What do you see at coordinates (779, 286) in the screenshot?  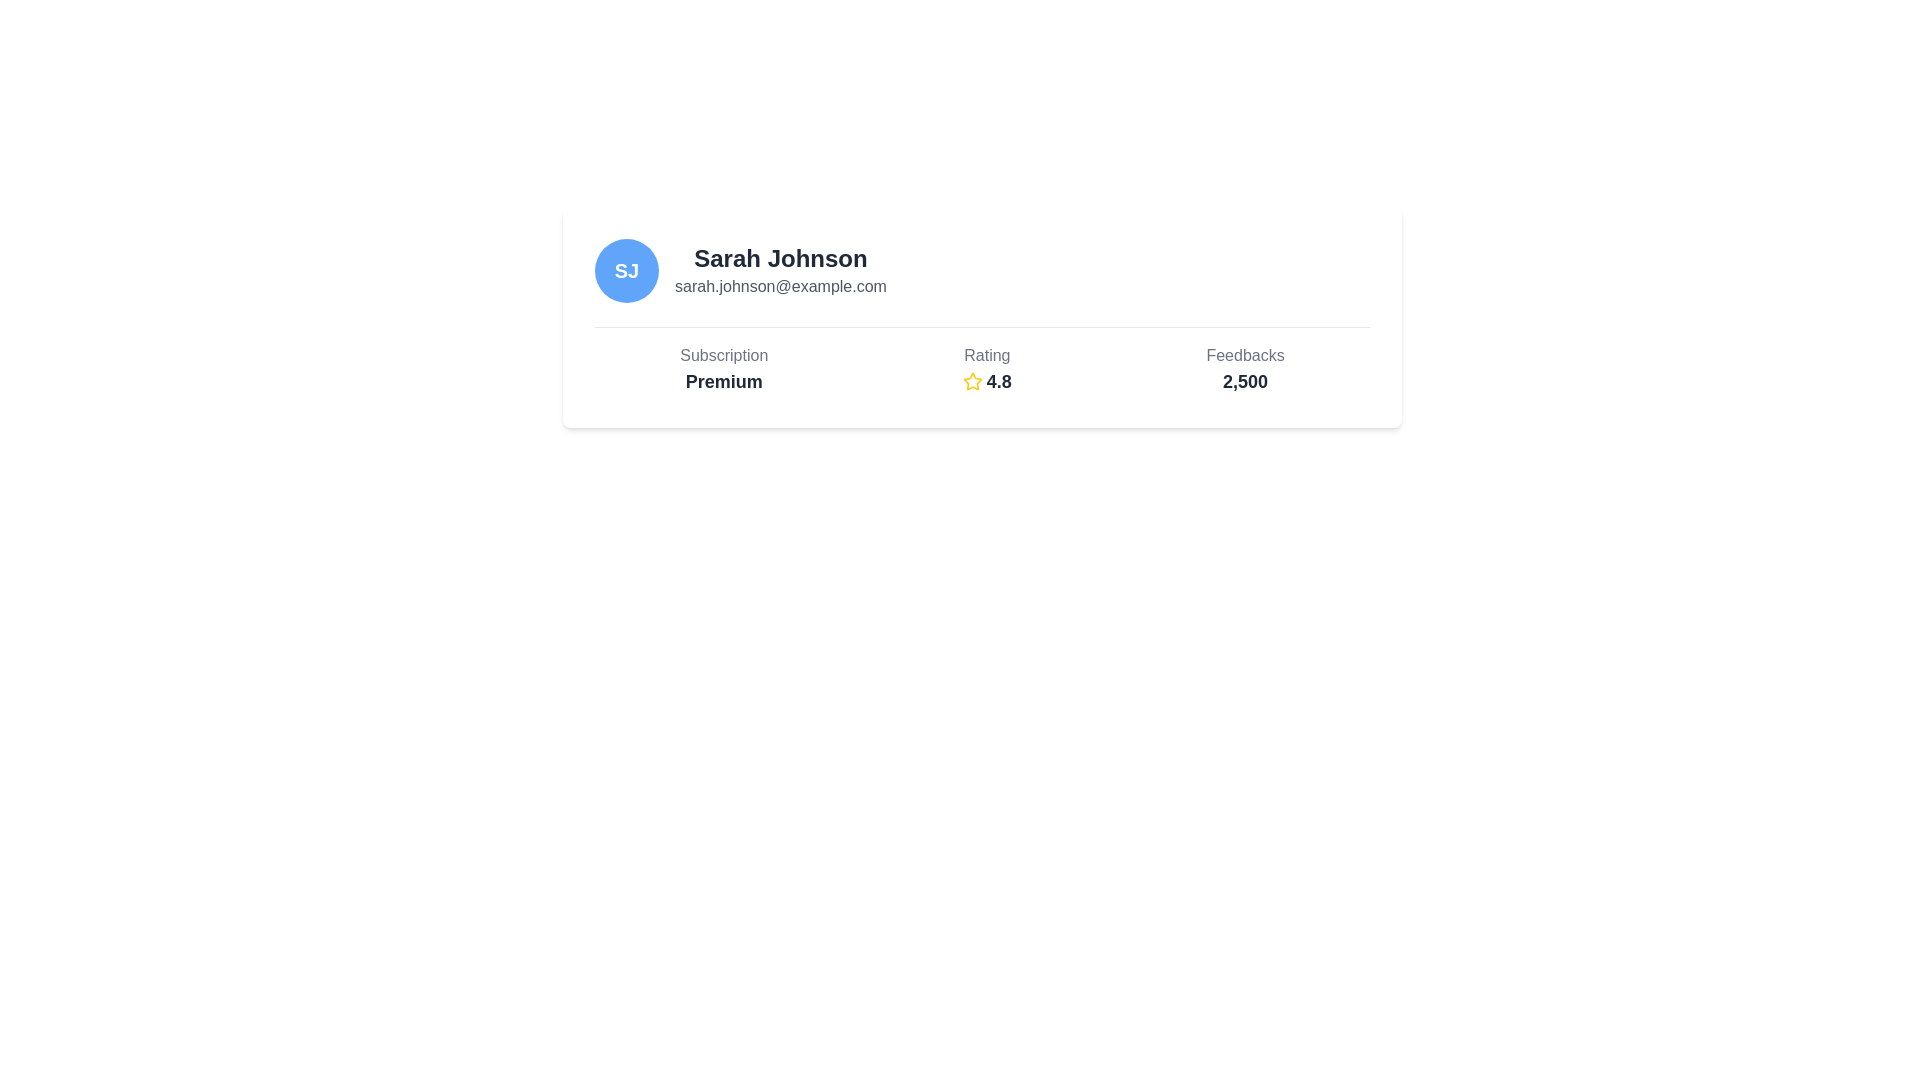 I see `email address displayed as 'sarah.johnson@example.com' located directly below the name text 'Sarah Johnson' in the profile header` at bounding box center [779, 286].